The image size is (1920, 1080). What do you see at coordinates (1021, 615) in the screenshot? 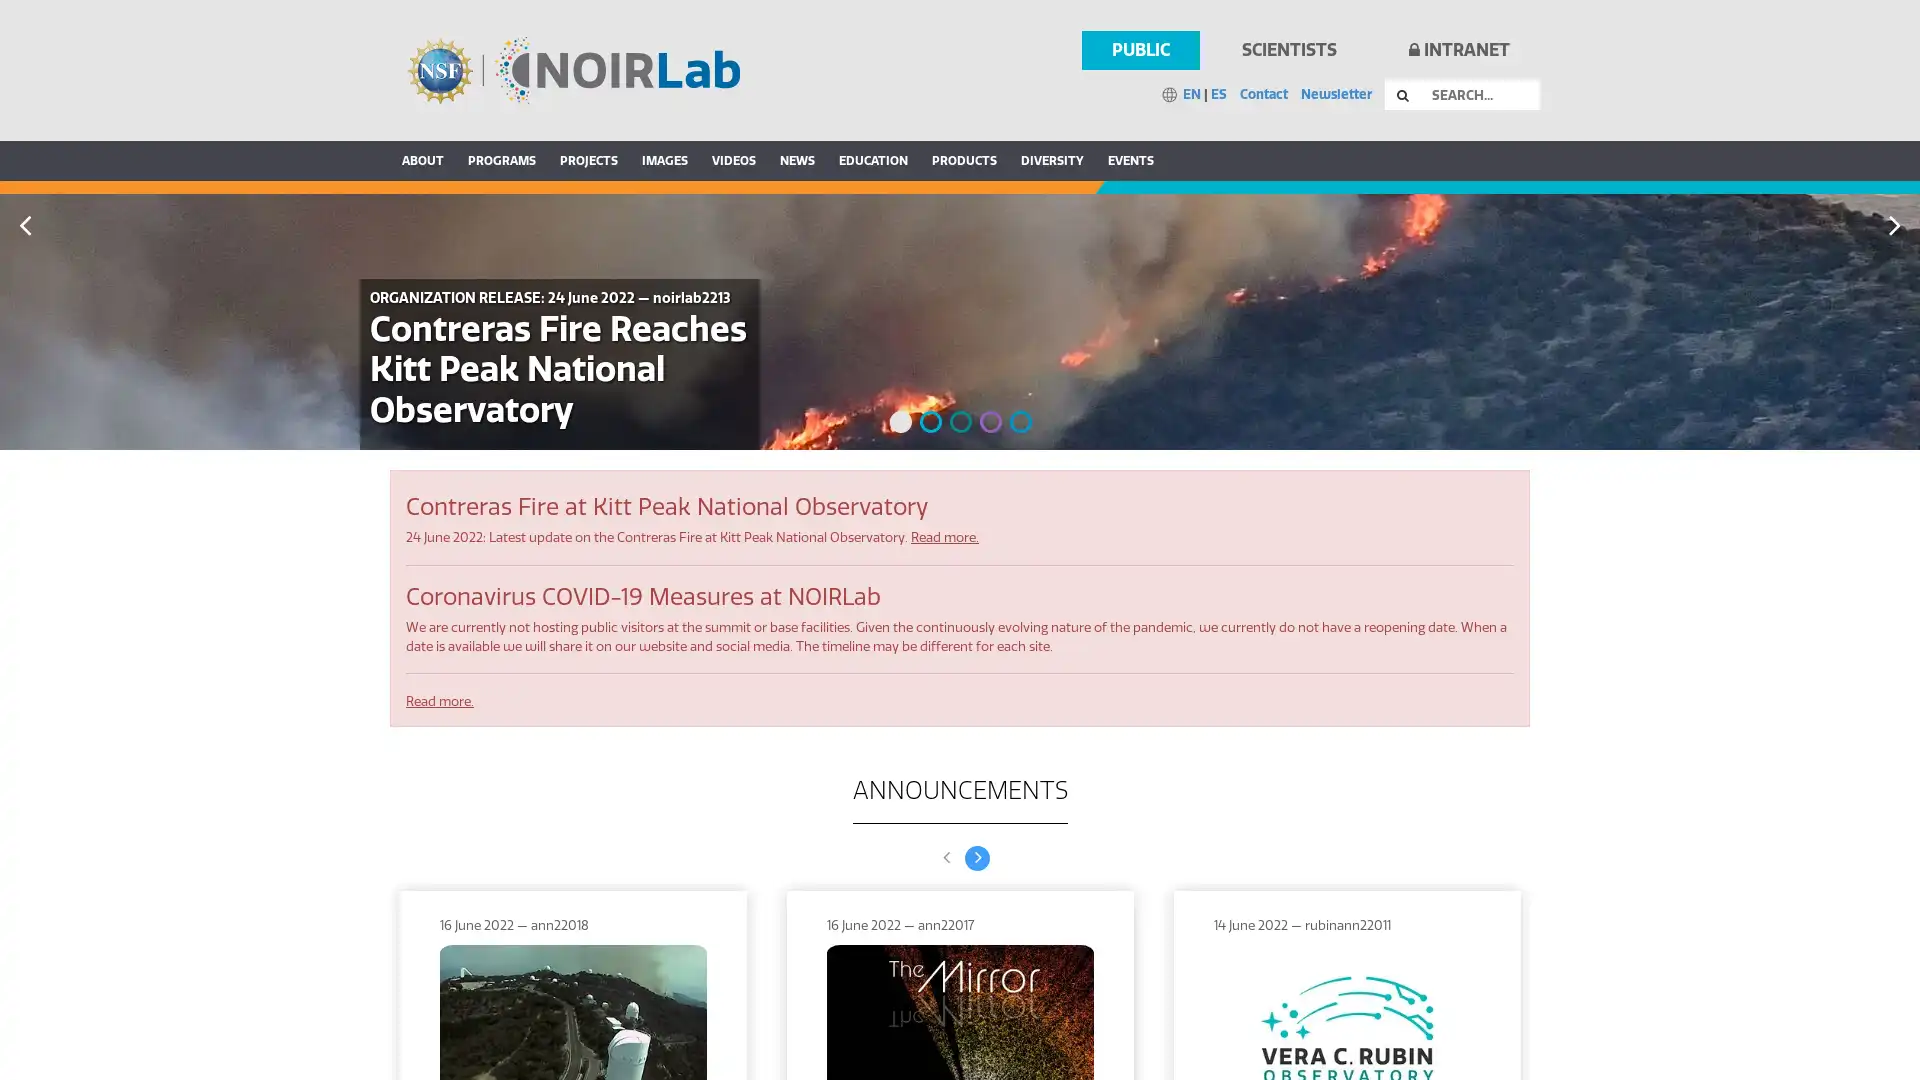
I see `5` at bounding box center [1021, 615].